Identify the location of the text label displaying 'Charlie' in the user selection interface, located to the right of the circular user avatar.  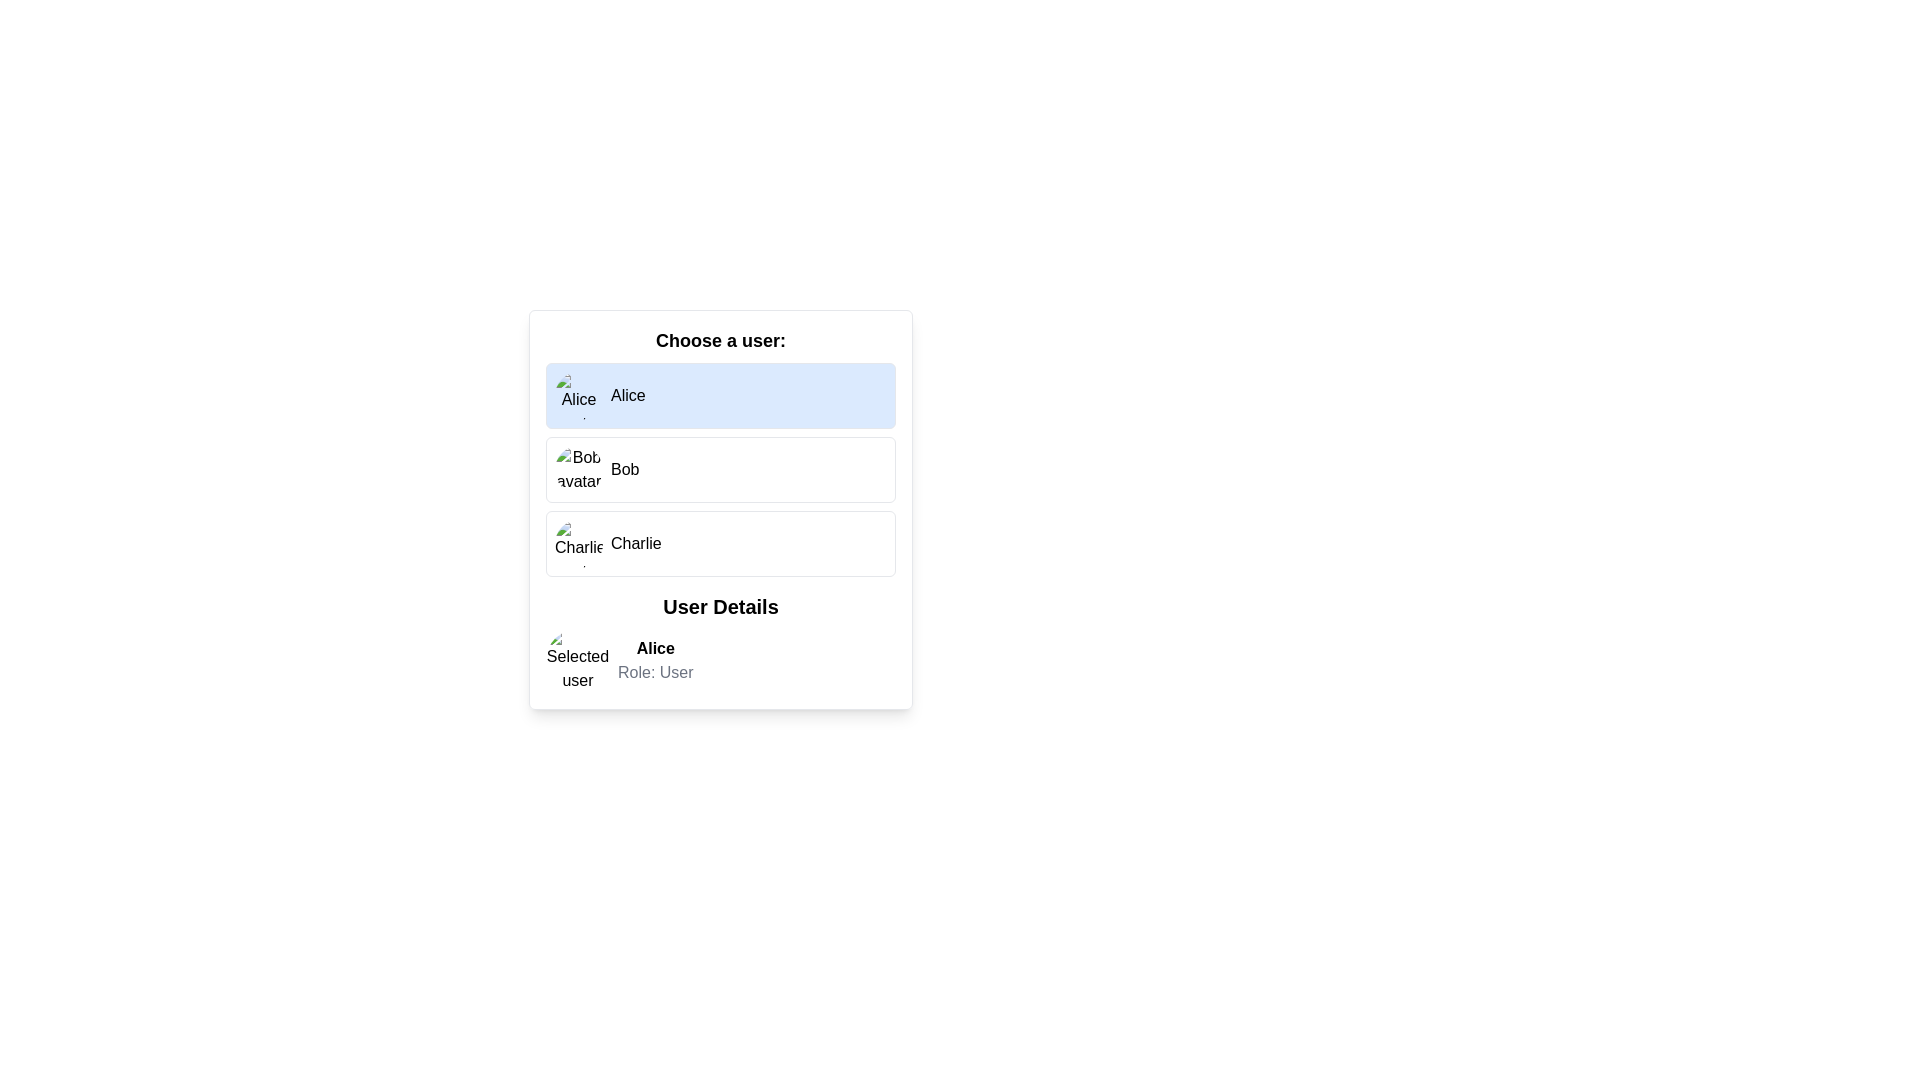
(635, 543).